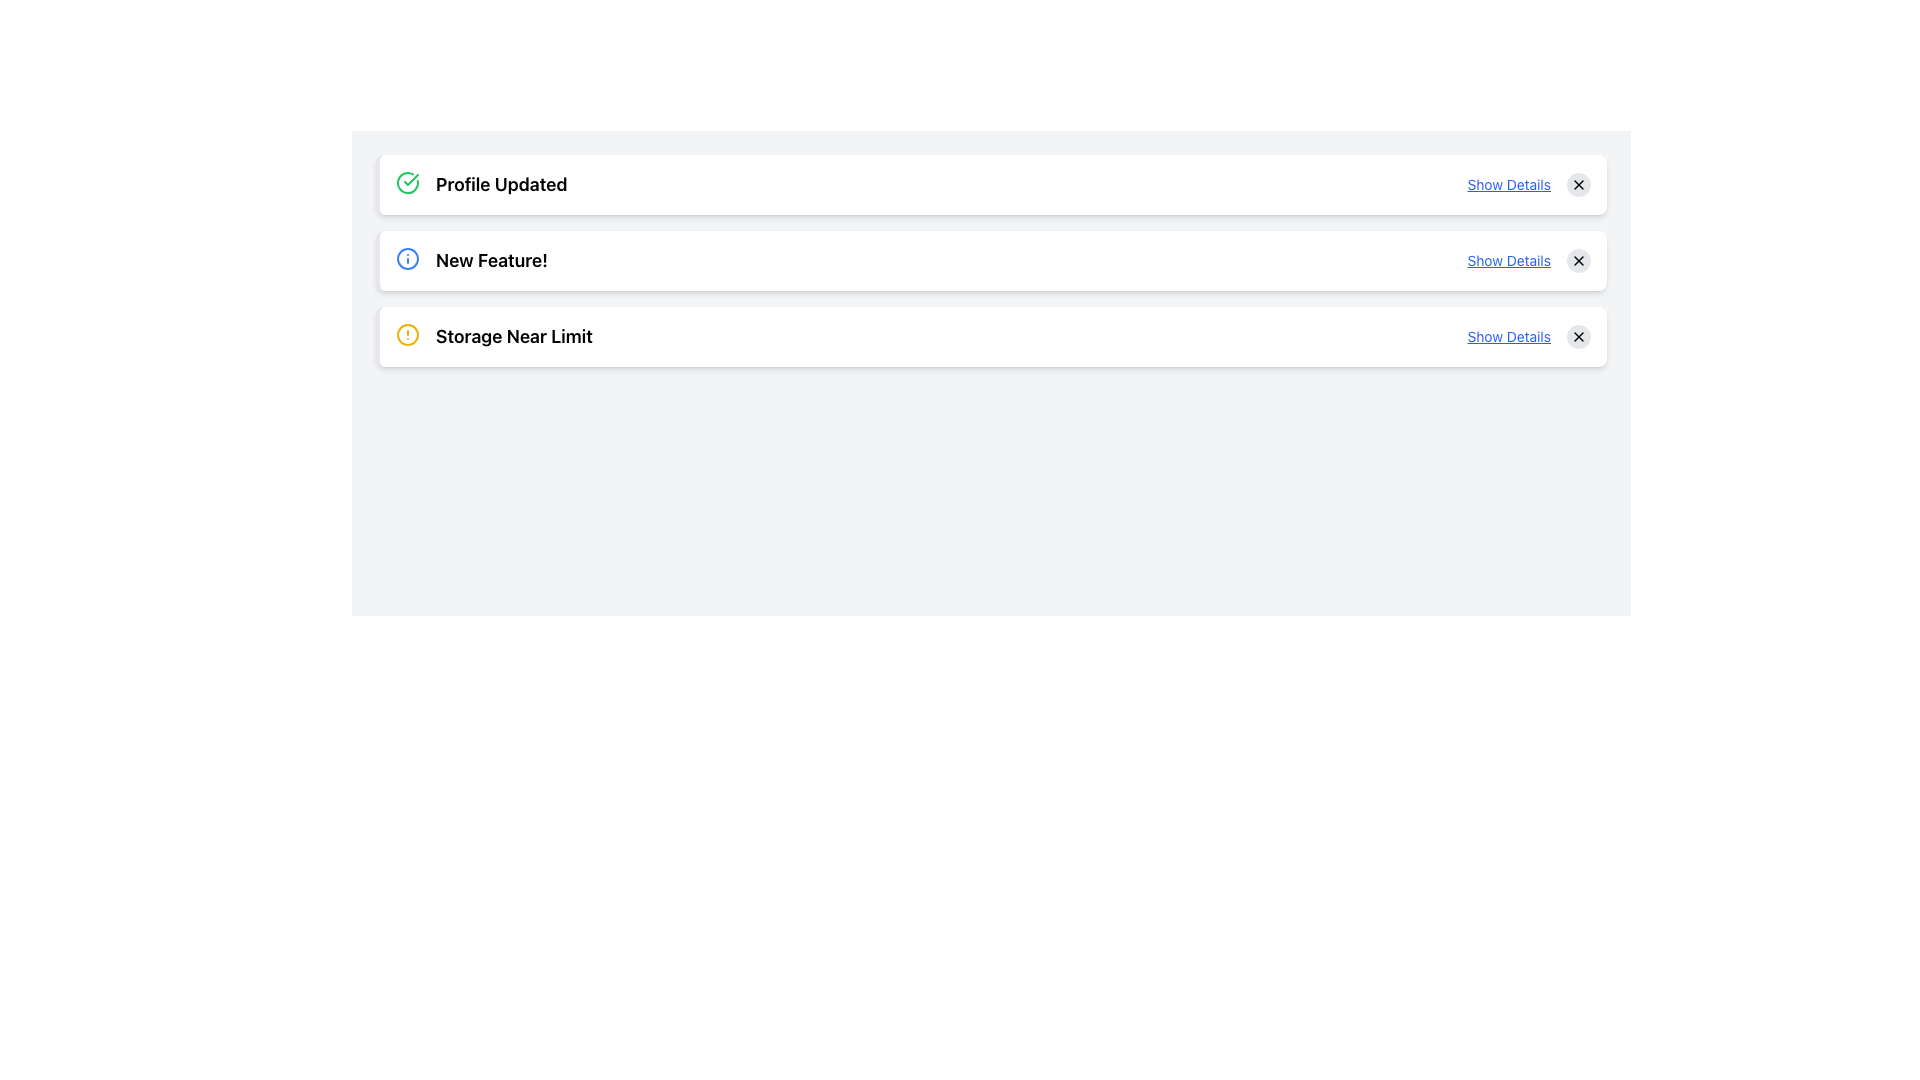 This screenshot has height=1080, width=1920. I want to click on the circular button with a light gray background and a cross symbol ('×') located to the far right of the 'Show Details' text, so click(1578, 185).